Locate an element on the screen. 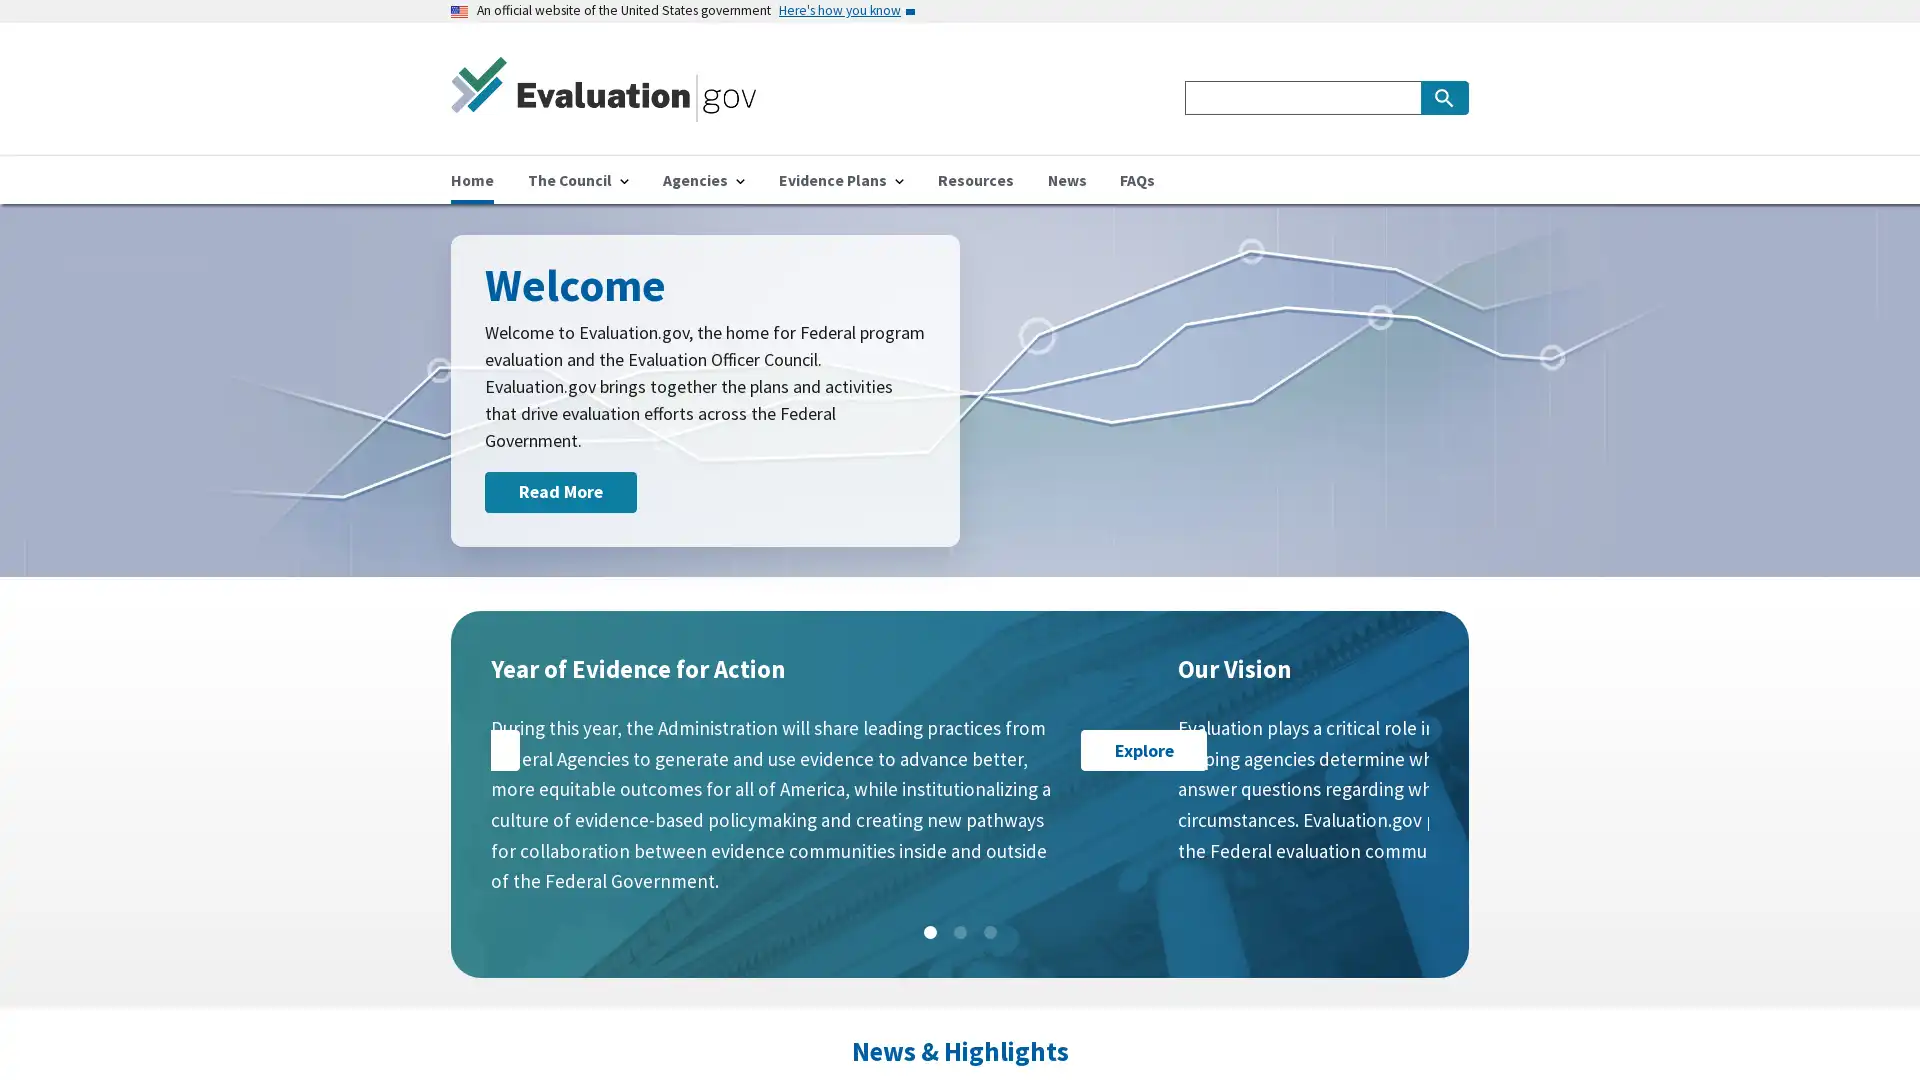  Search is located at coordinates (1444, 97).